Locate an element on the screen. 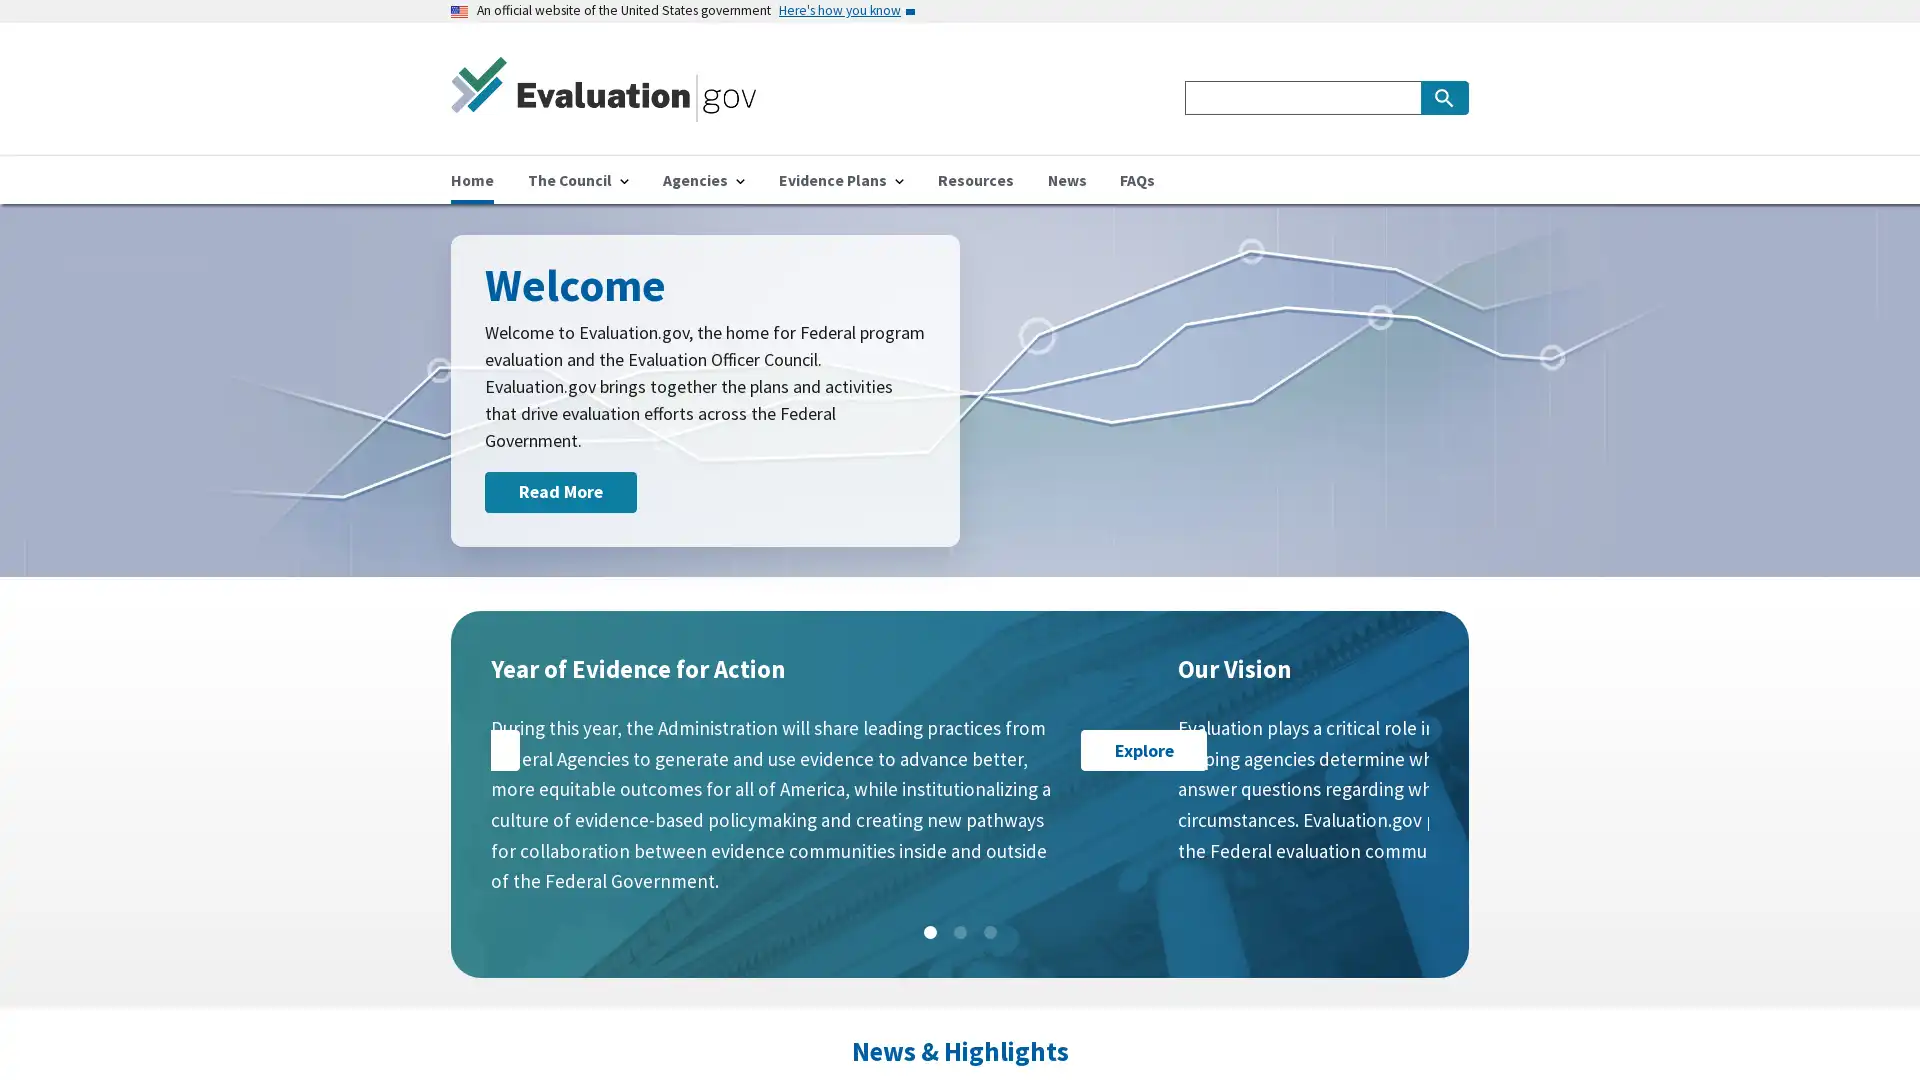  Search is located at coordinates (1444, 97).